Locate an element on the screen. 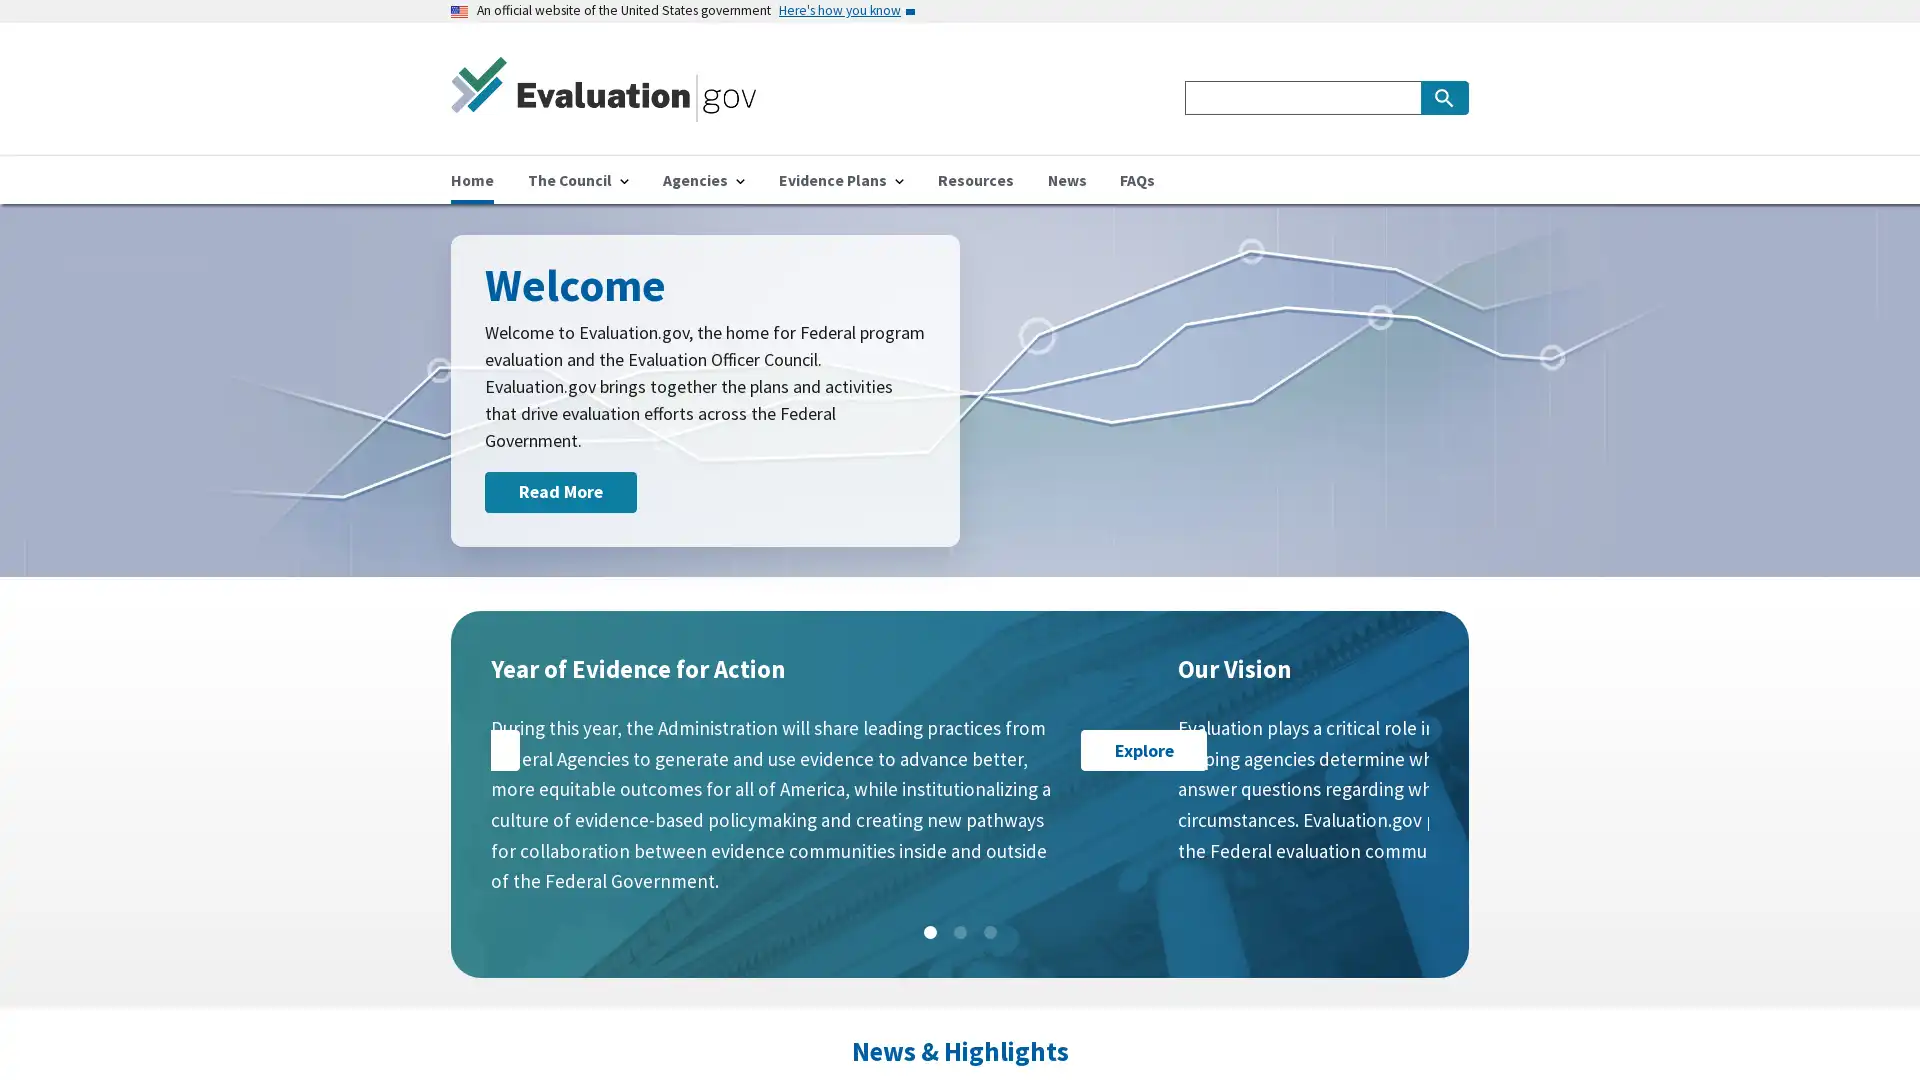  Search is located at coordinates (1444, 97).